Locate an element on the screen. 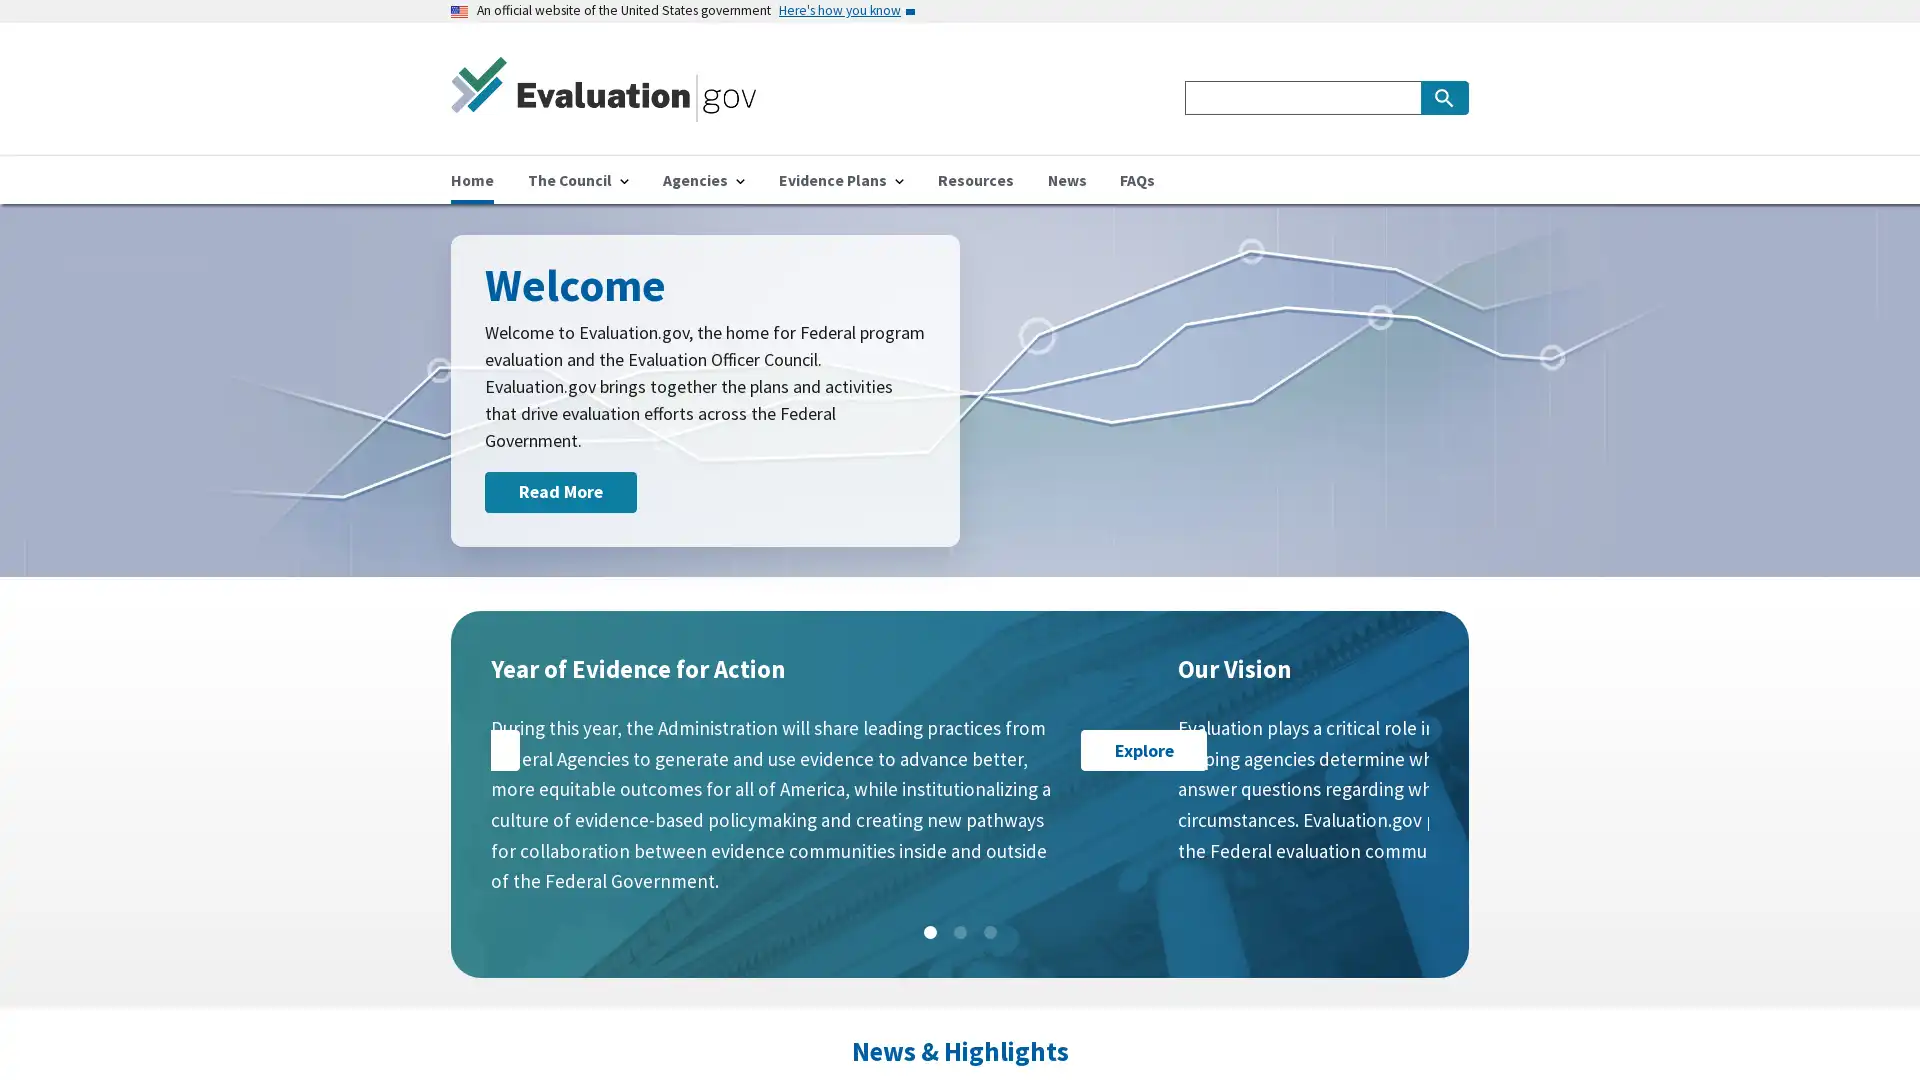  Search is located at coordinates (1444, 97).